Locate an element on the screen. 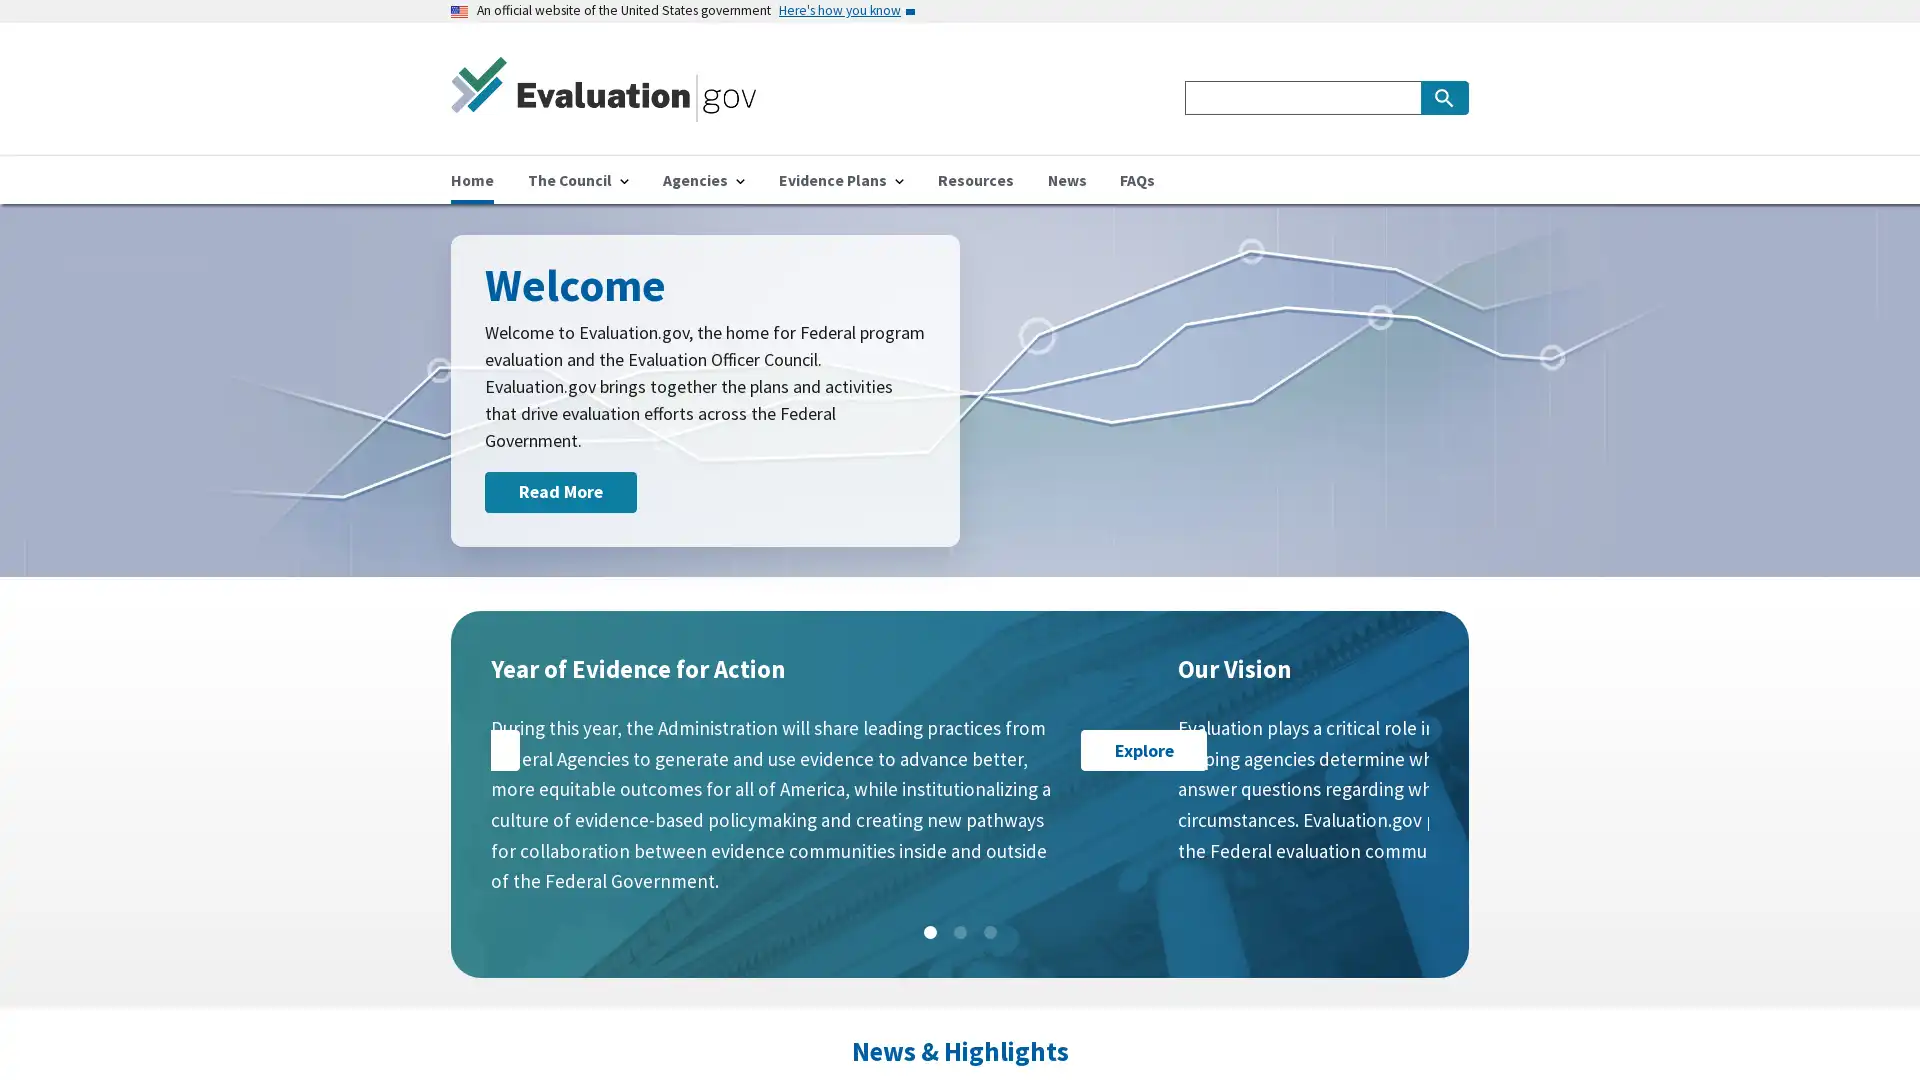  Search is located at coordinates (1444, 97).